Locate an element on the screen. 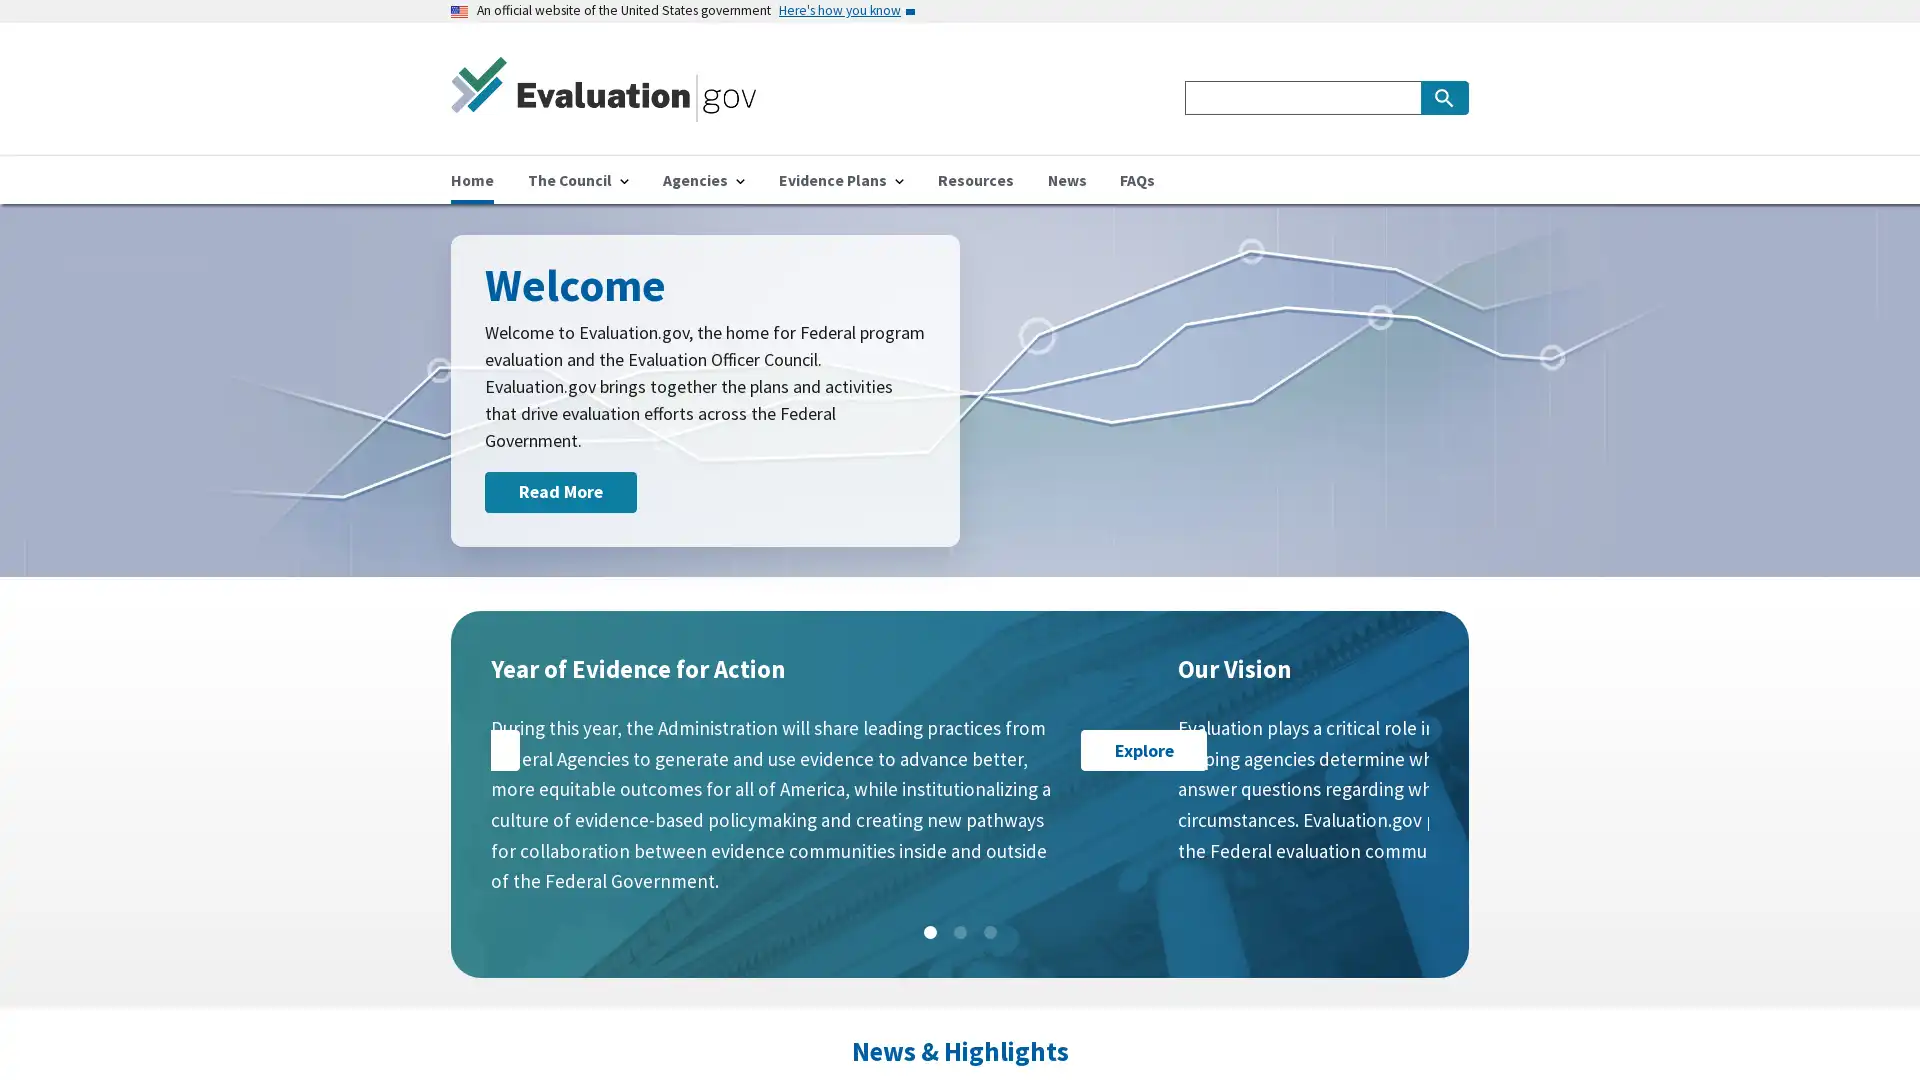  Search is located at coordinates (1444, 97).